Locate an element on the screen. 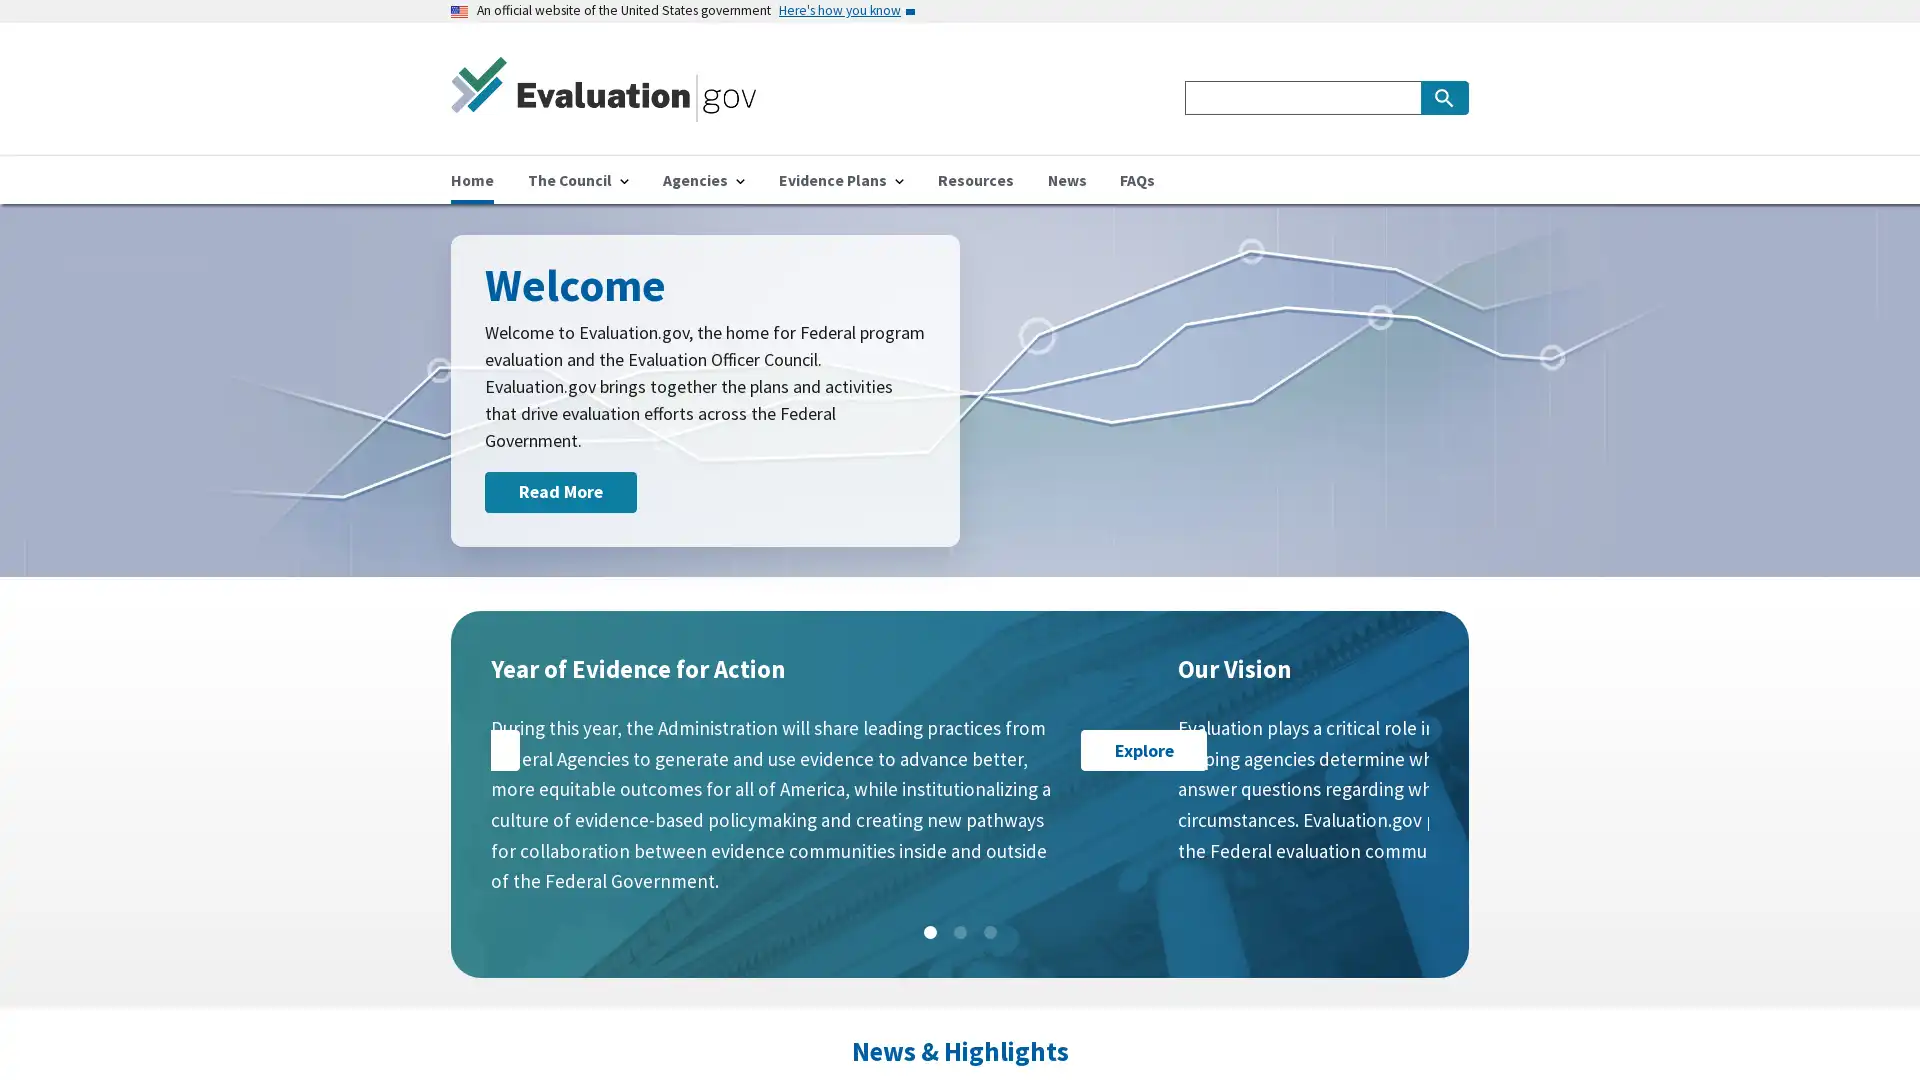  Search is located at coordinates (1444, 97).